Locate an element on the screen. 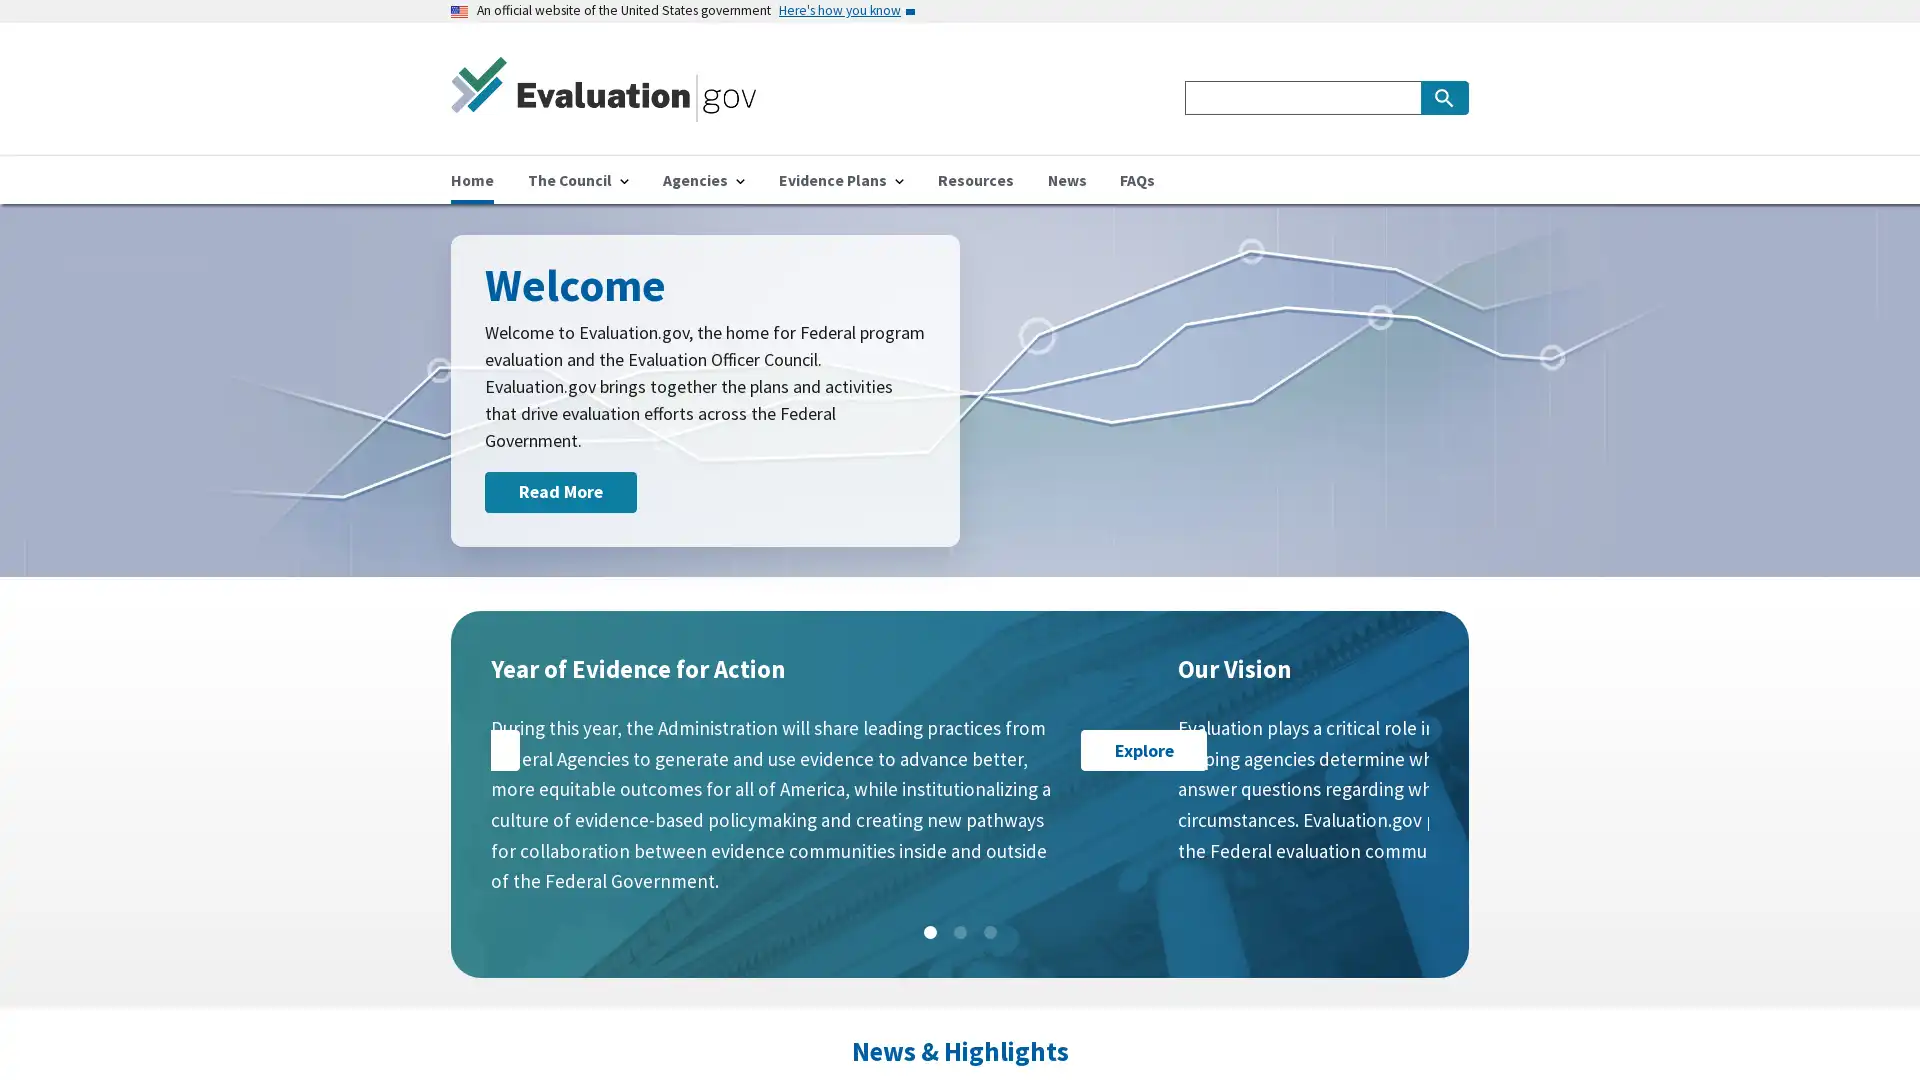  Search is located at coordinates (1444, 97).